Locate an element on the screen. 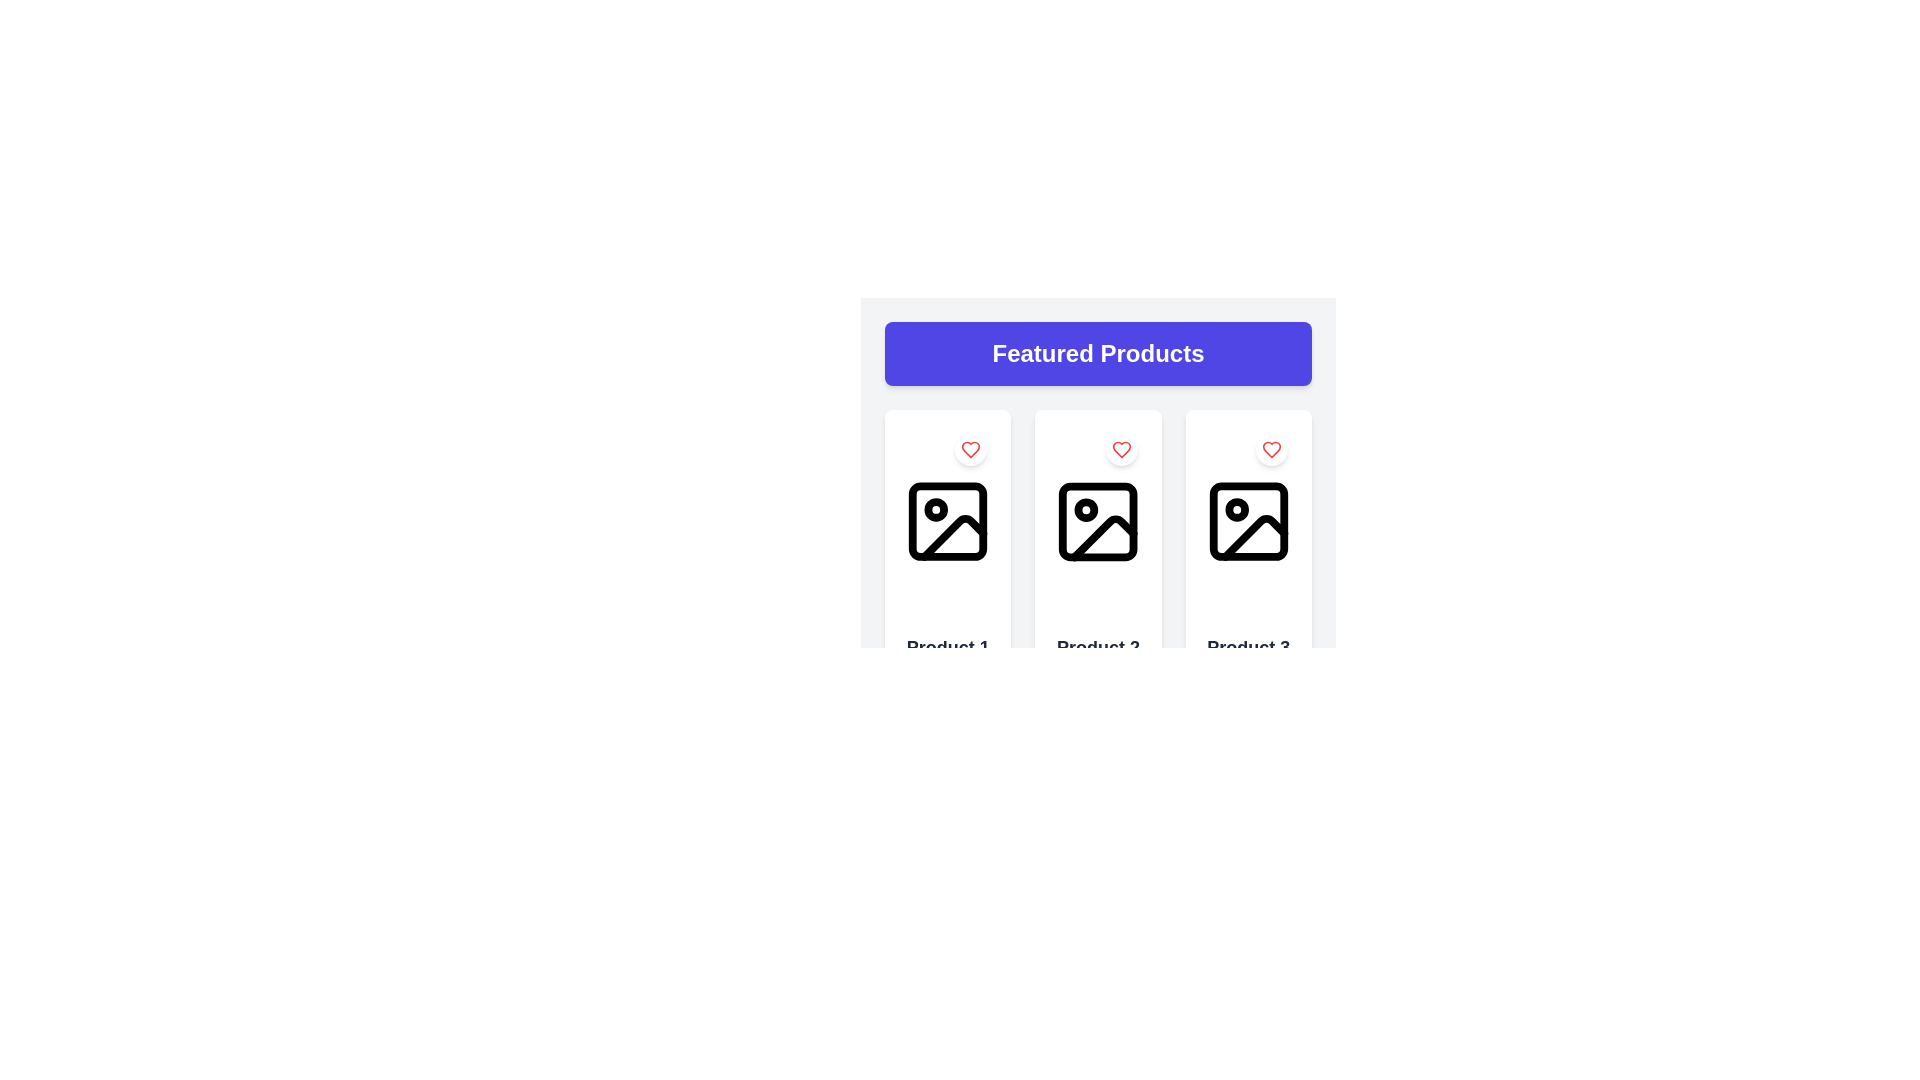  the favorite button located in the top-right corner of the first product card under the 'Featured Products' section is located at coordinates (971, 450).